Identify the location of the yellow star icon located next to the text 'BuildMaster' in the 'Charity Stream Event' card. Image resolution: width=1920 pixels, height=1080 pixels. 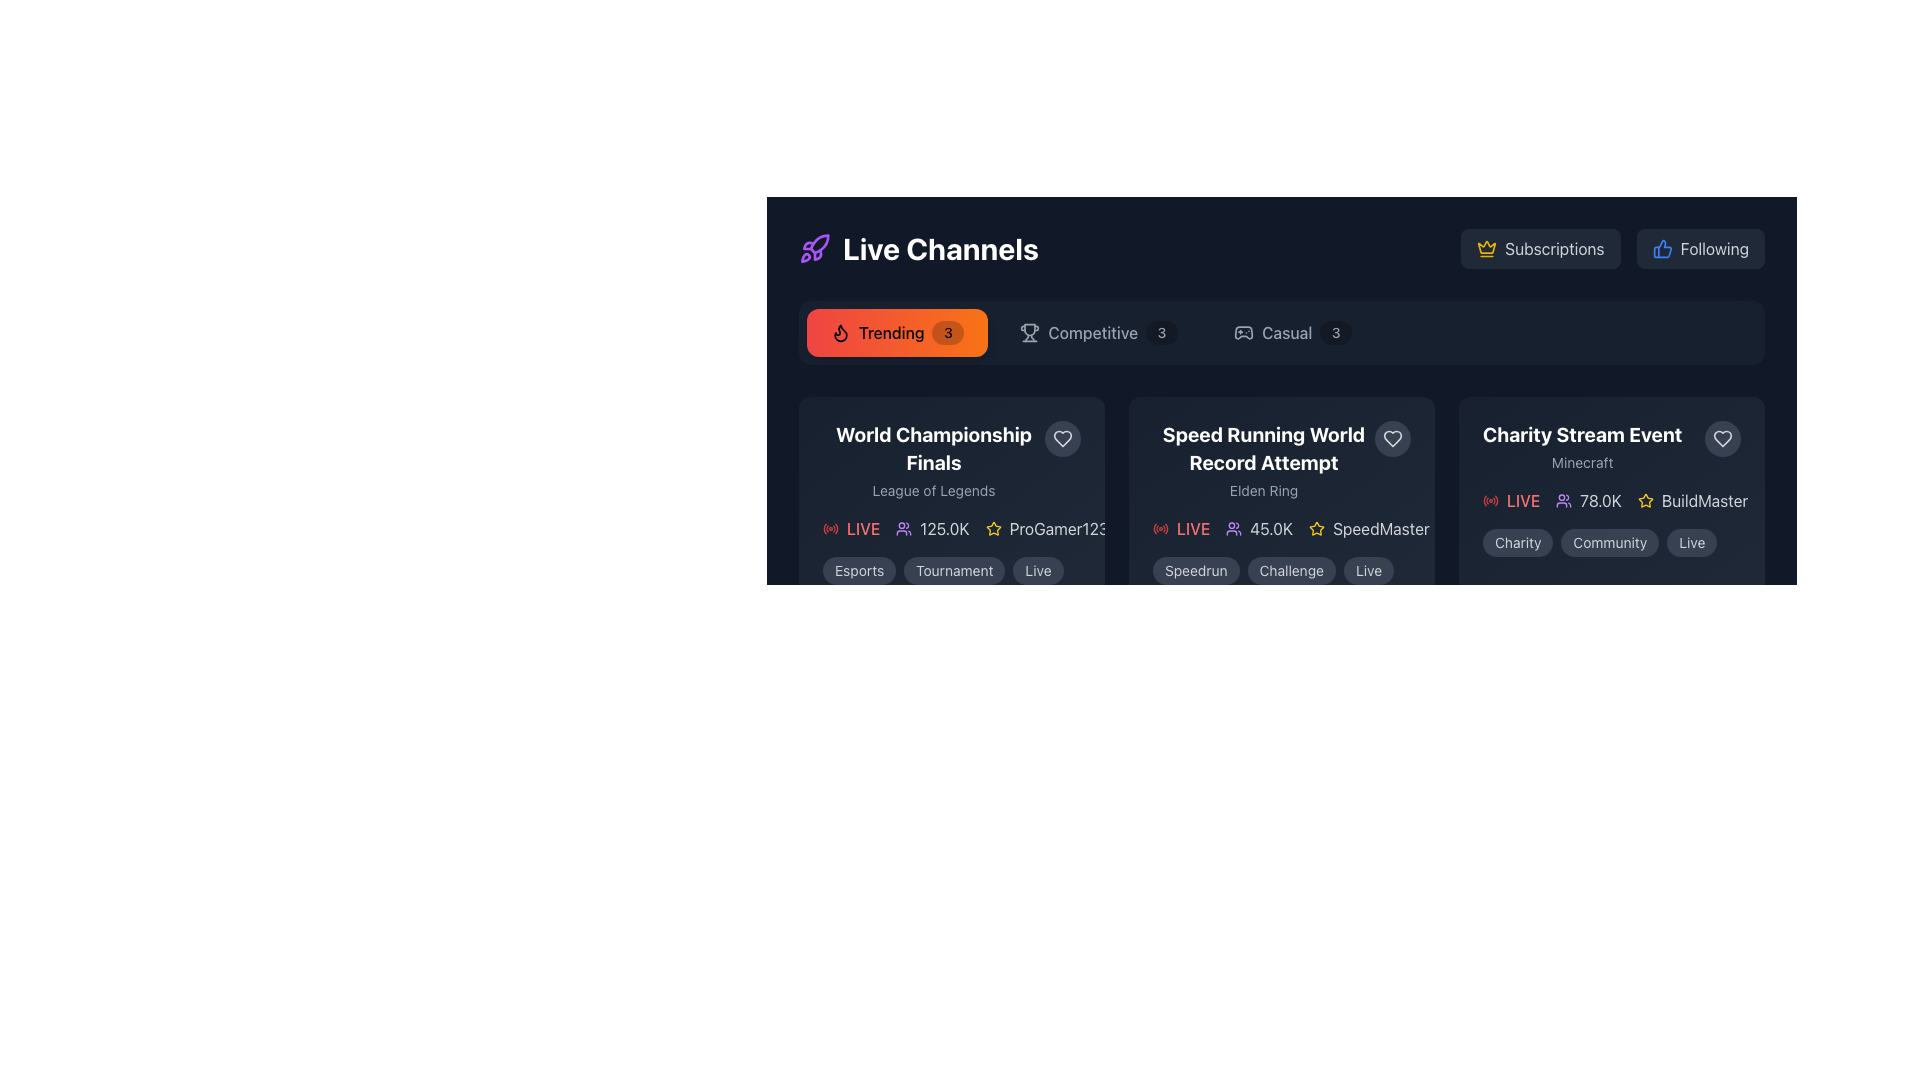
(1646, 500).